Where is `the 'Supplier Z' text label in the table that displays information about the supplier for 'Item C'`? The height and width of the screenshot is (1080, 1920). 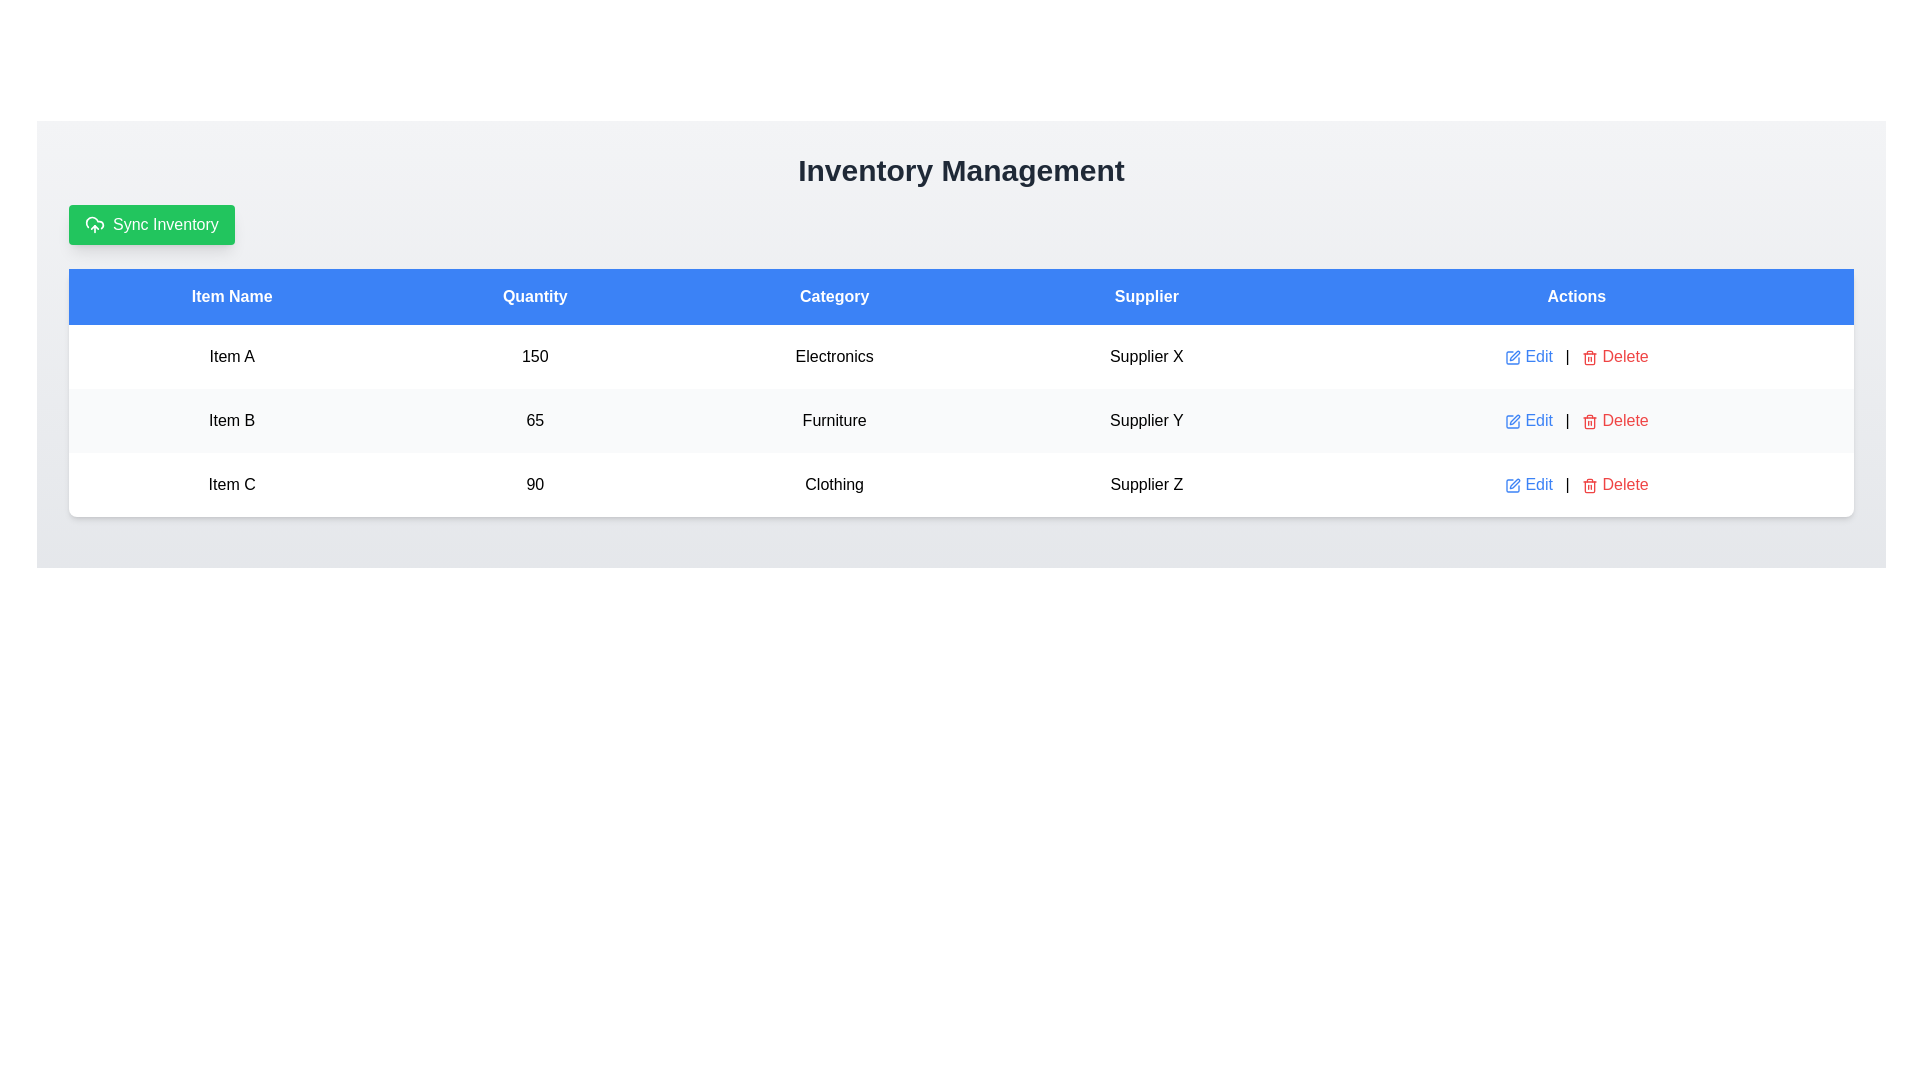
the 'Supplier Z' text label in the table that displays information about the supplier for 'Item C' is located at coordinates (1146, 485).